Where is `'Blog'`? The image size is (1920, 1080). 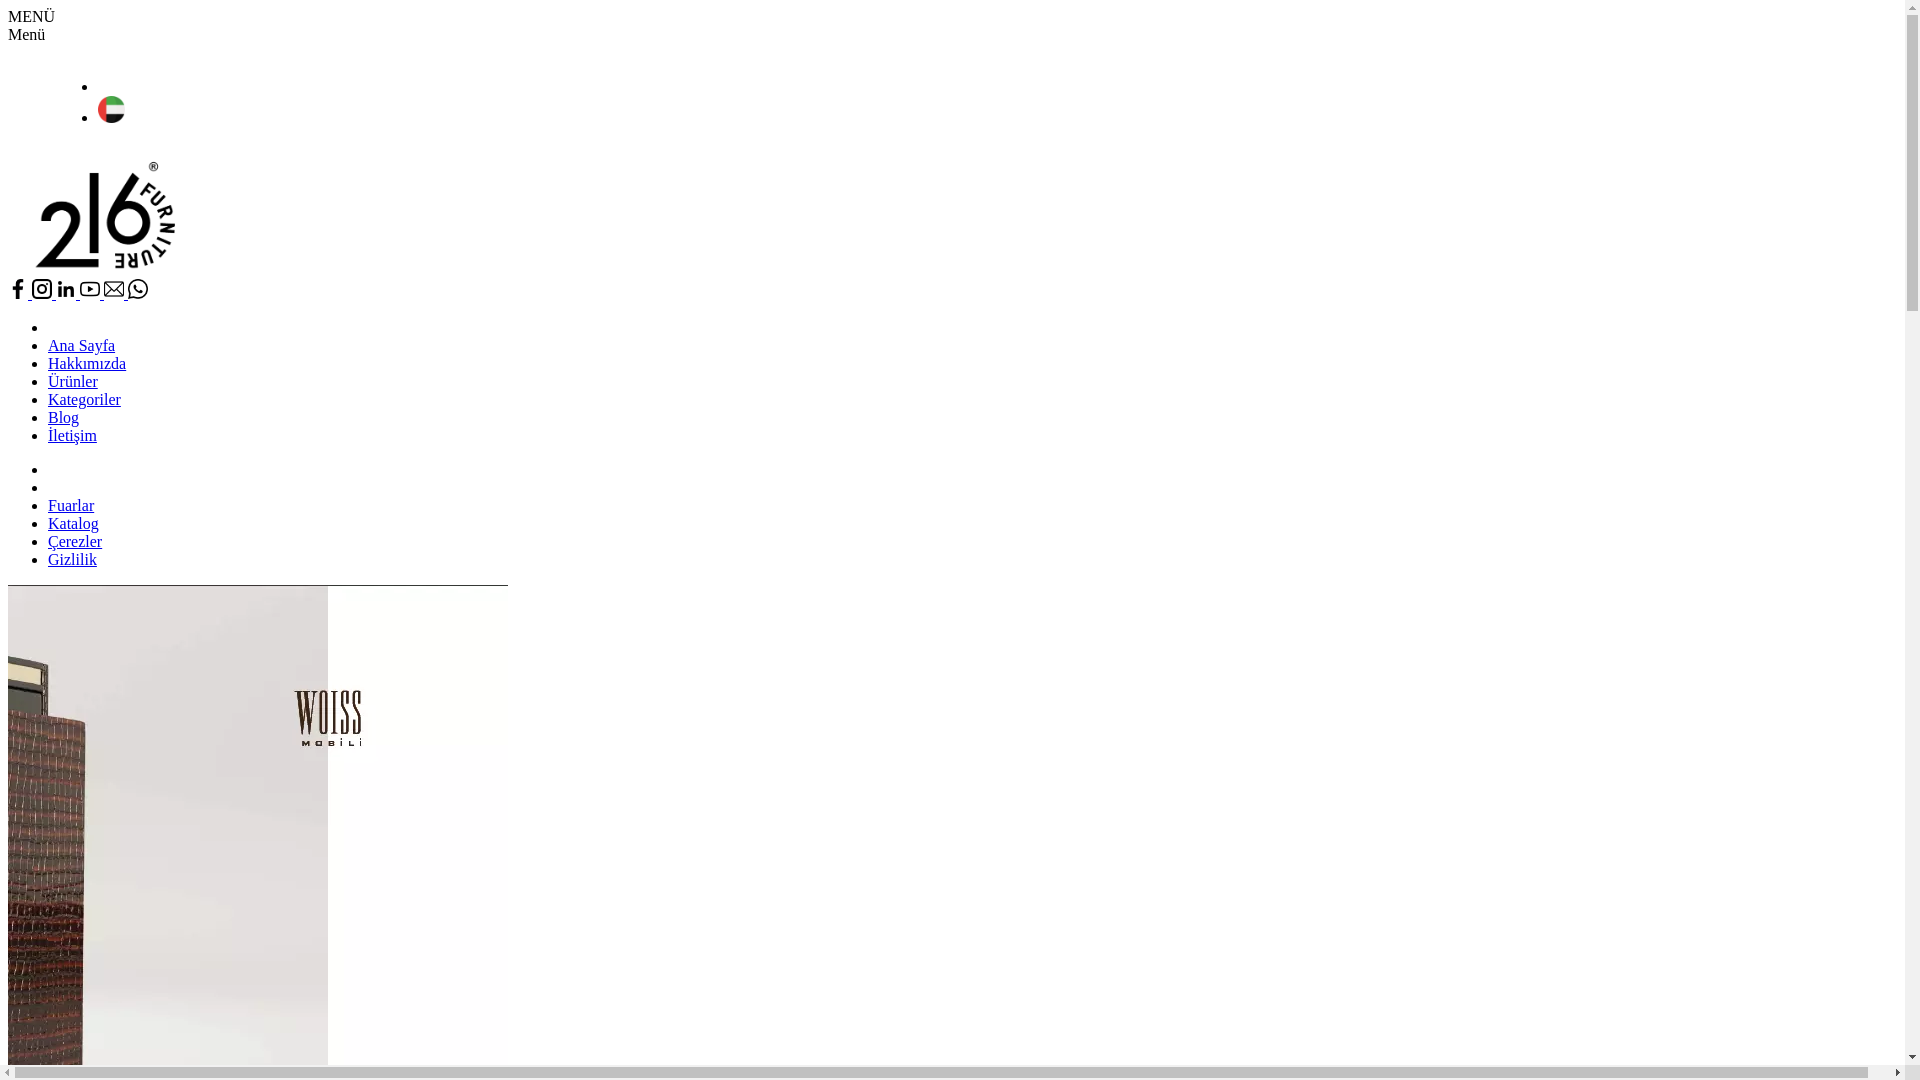 'Blog' is located at coordinates (63, 416).